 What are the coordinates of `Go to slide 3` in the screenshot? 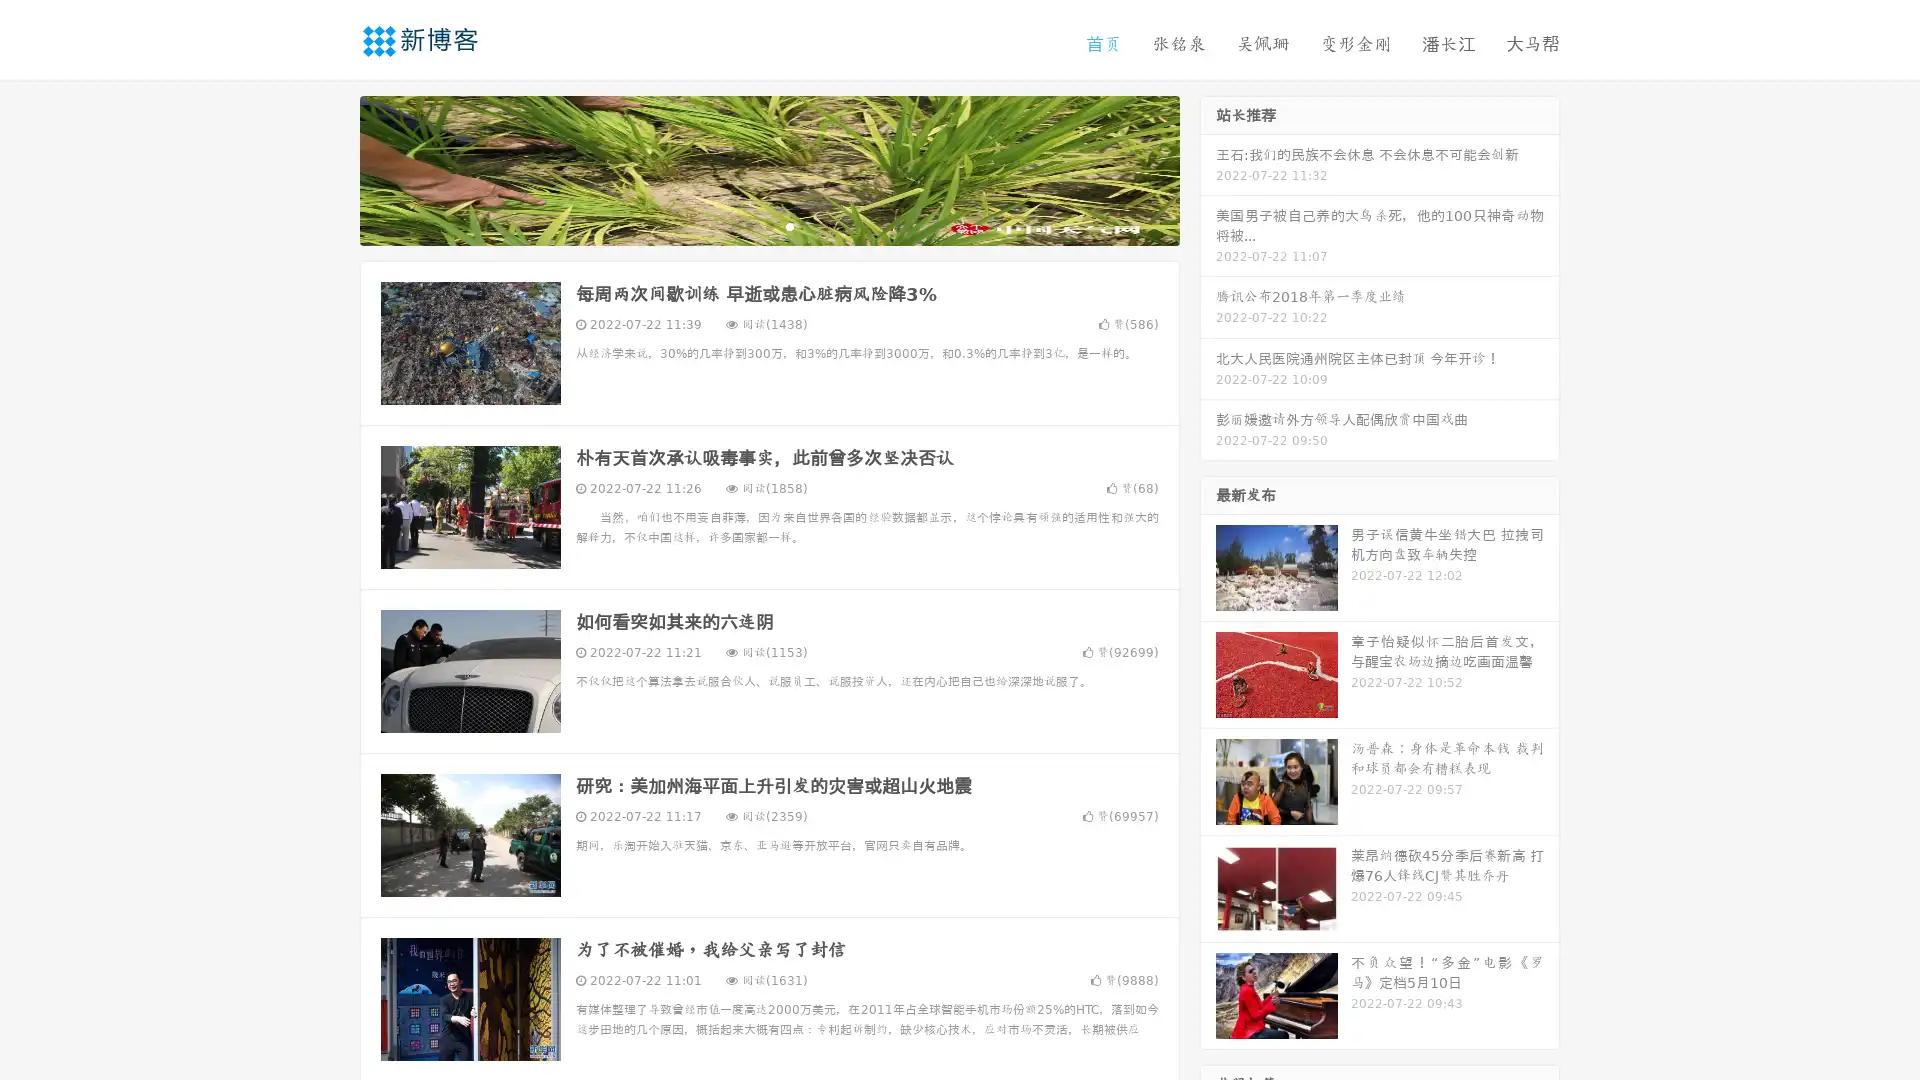 It's located at (789, 225).